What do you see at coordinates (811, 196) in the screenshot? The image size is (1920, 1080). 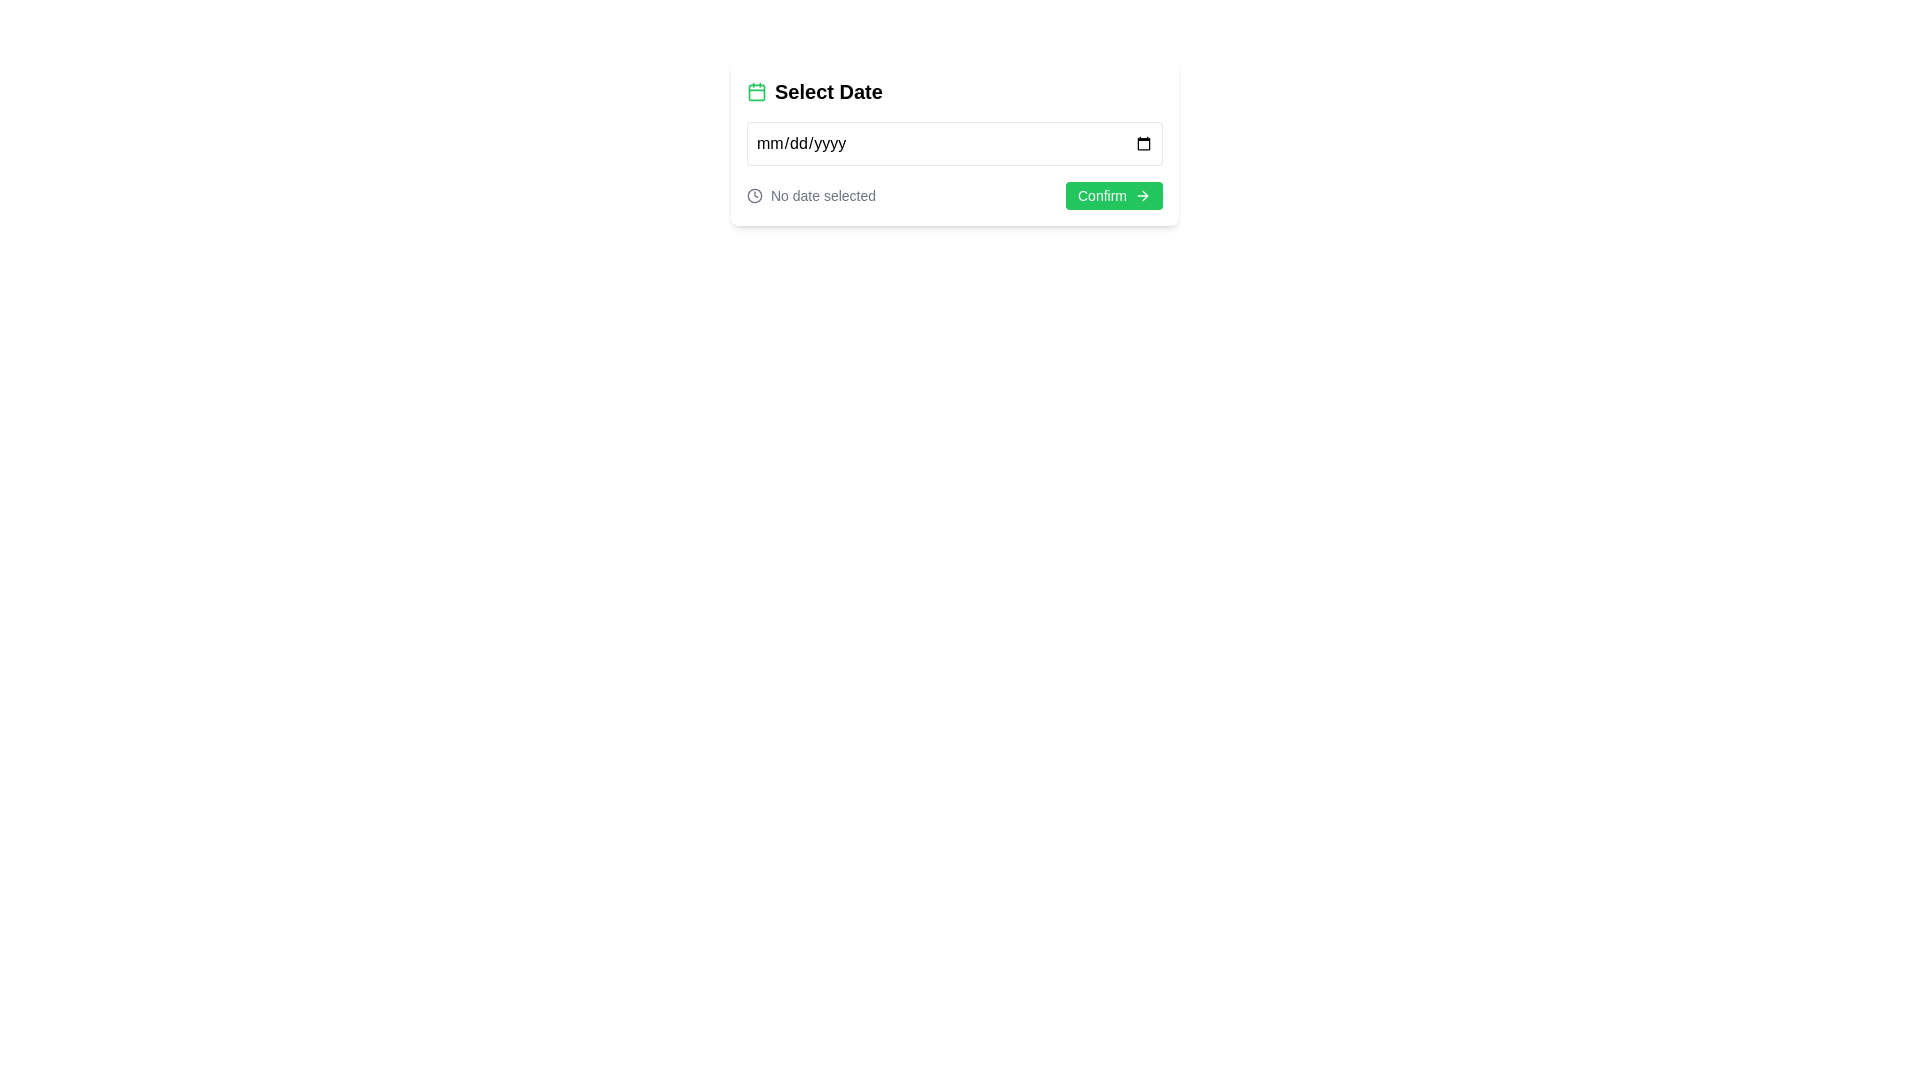 I see `the text label that reads 'No date selected' with a clock icon, positioned in the footer of the date-selection component to the left of the green 'Confirm' button` at bounding box center [811, 196].